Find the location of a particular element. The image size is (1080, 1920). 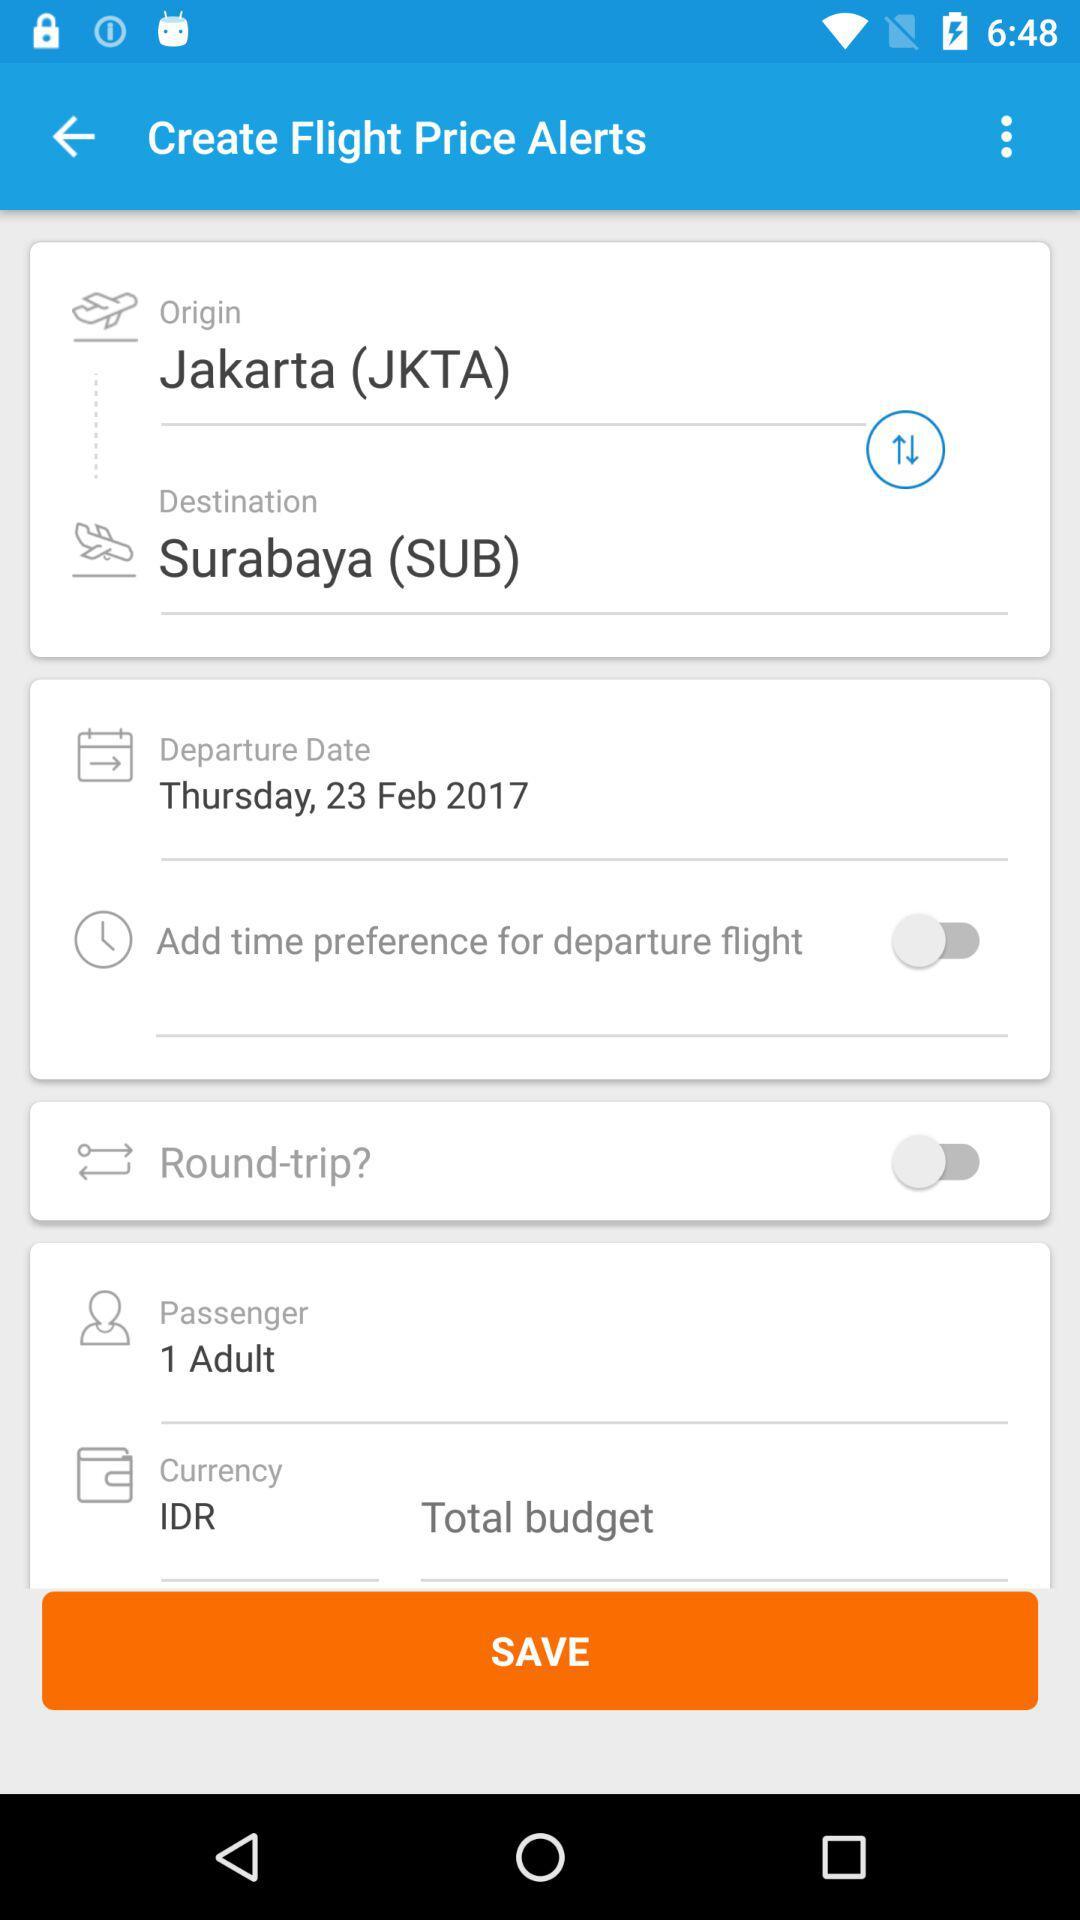

more information is located at coordinates (1006, 135).